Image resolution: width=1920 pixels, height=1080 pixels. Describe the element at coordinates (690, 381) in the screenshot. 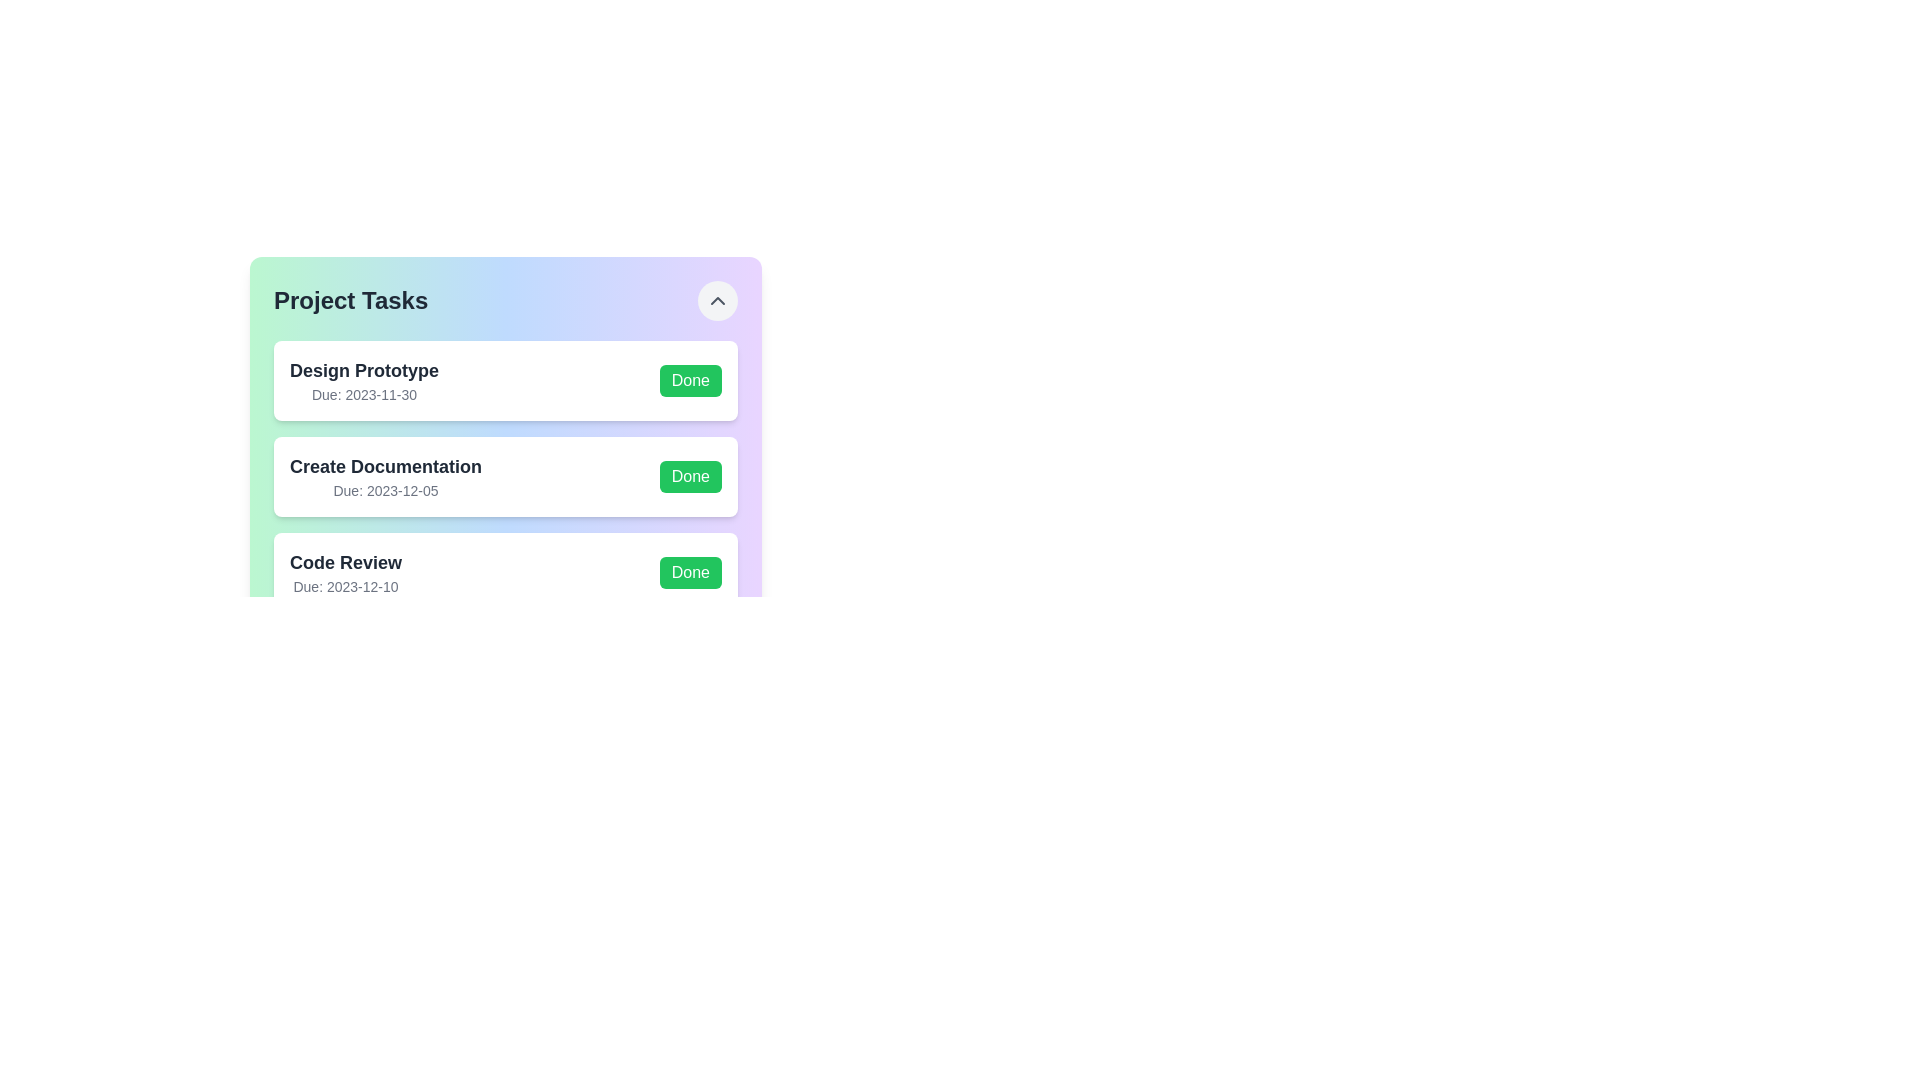

I see `'Done' button for the task 'Design Prototype'` at that location.